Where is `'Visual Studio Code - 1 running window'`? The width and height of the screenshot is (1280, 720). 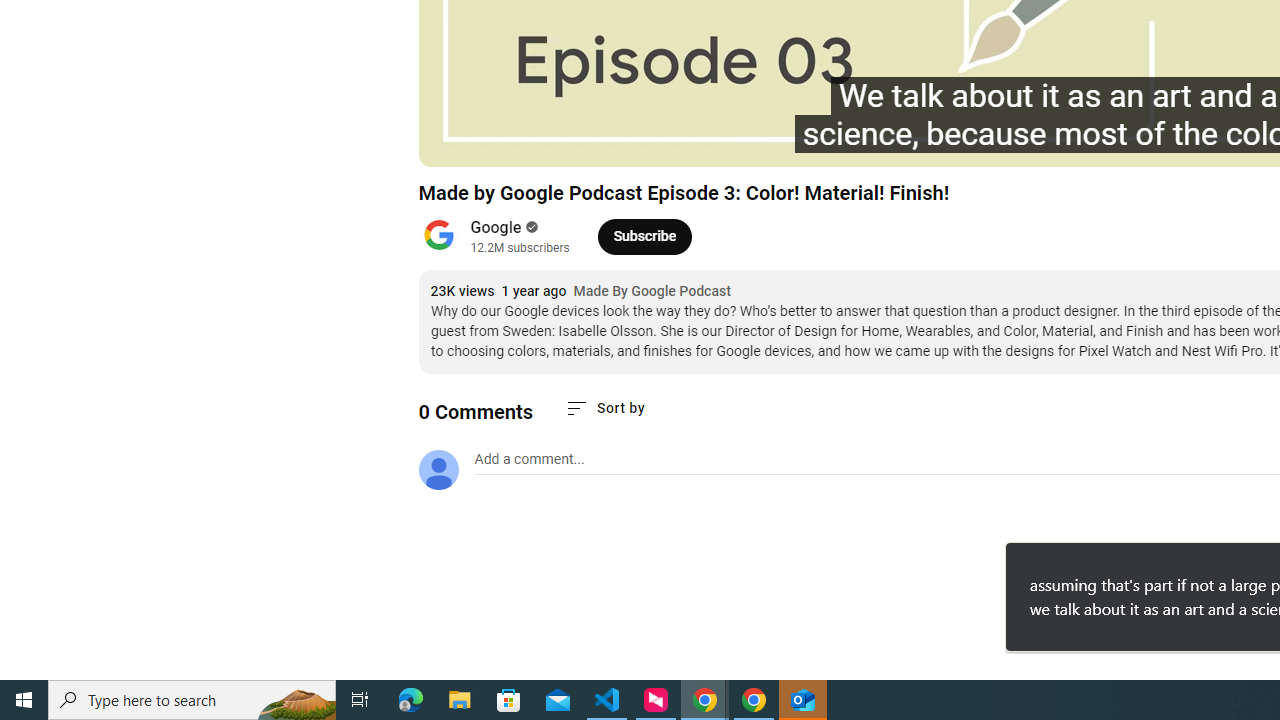
'Visual Studio Code - 1 running window' is located at coordinates (606, 698).